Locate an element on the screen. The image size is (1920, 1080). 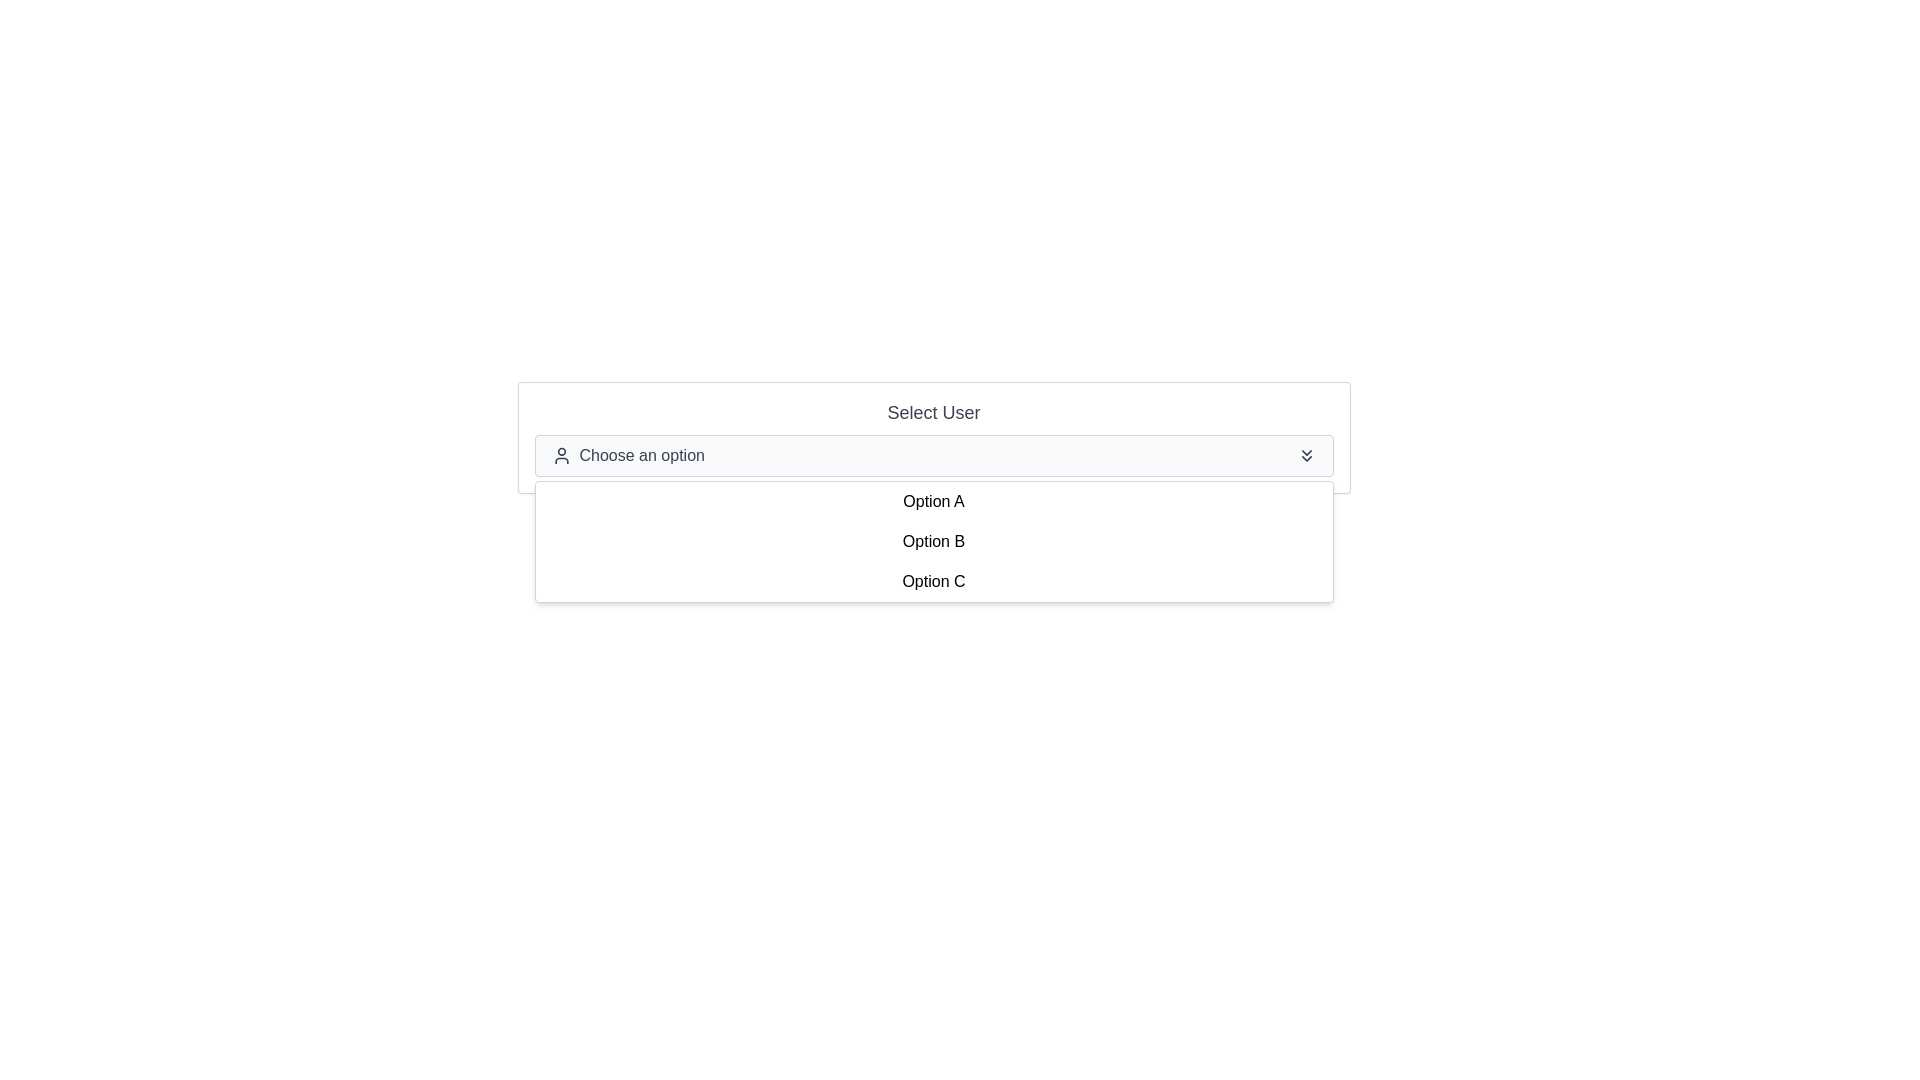
an option in the expanded dropdown menu below the 'Choose an option' button is located at coordinates (933, 542).